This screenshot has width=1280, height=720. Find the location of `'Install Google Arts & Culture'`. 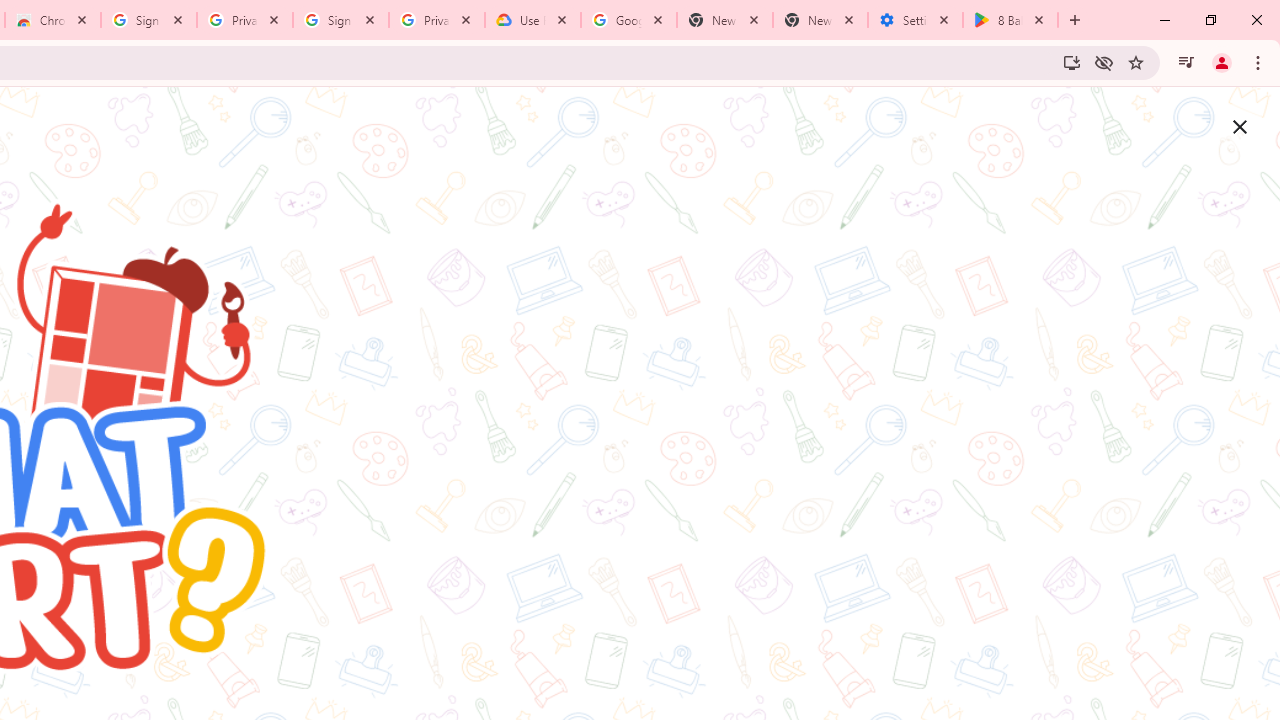

'Install Google Arts & Culture' is located at coordinates (1071, 61).